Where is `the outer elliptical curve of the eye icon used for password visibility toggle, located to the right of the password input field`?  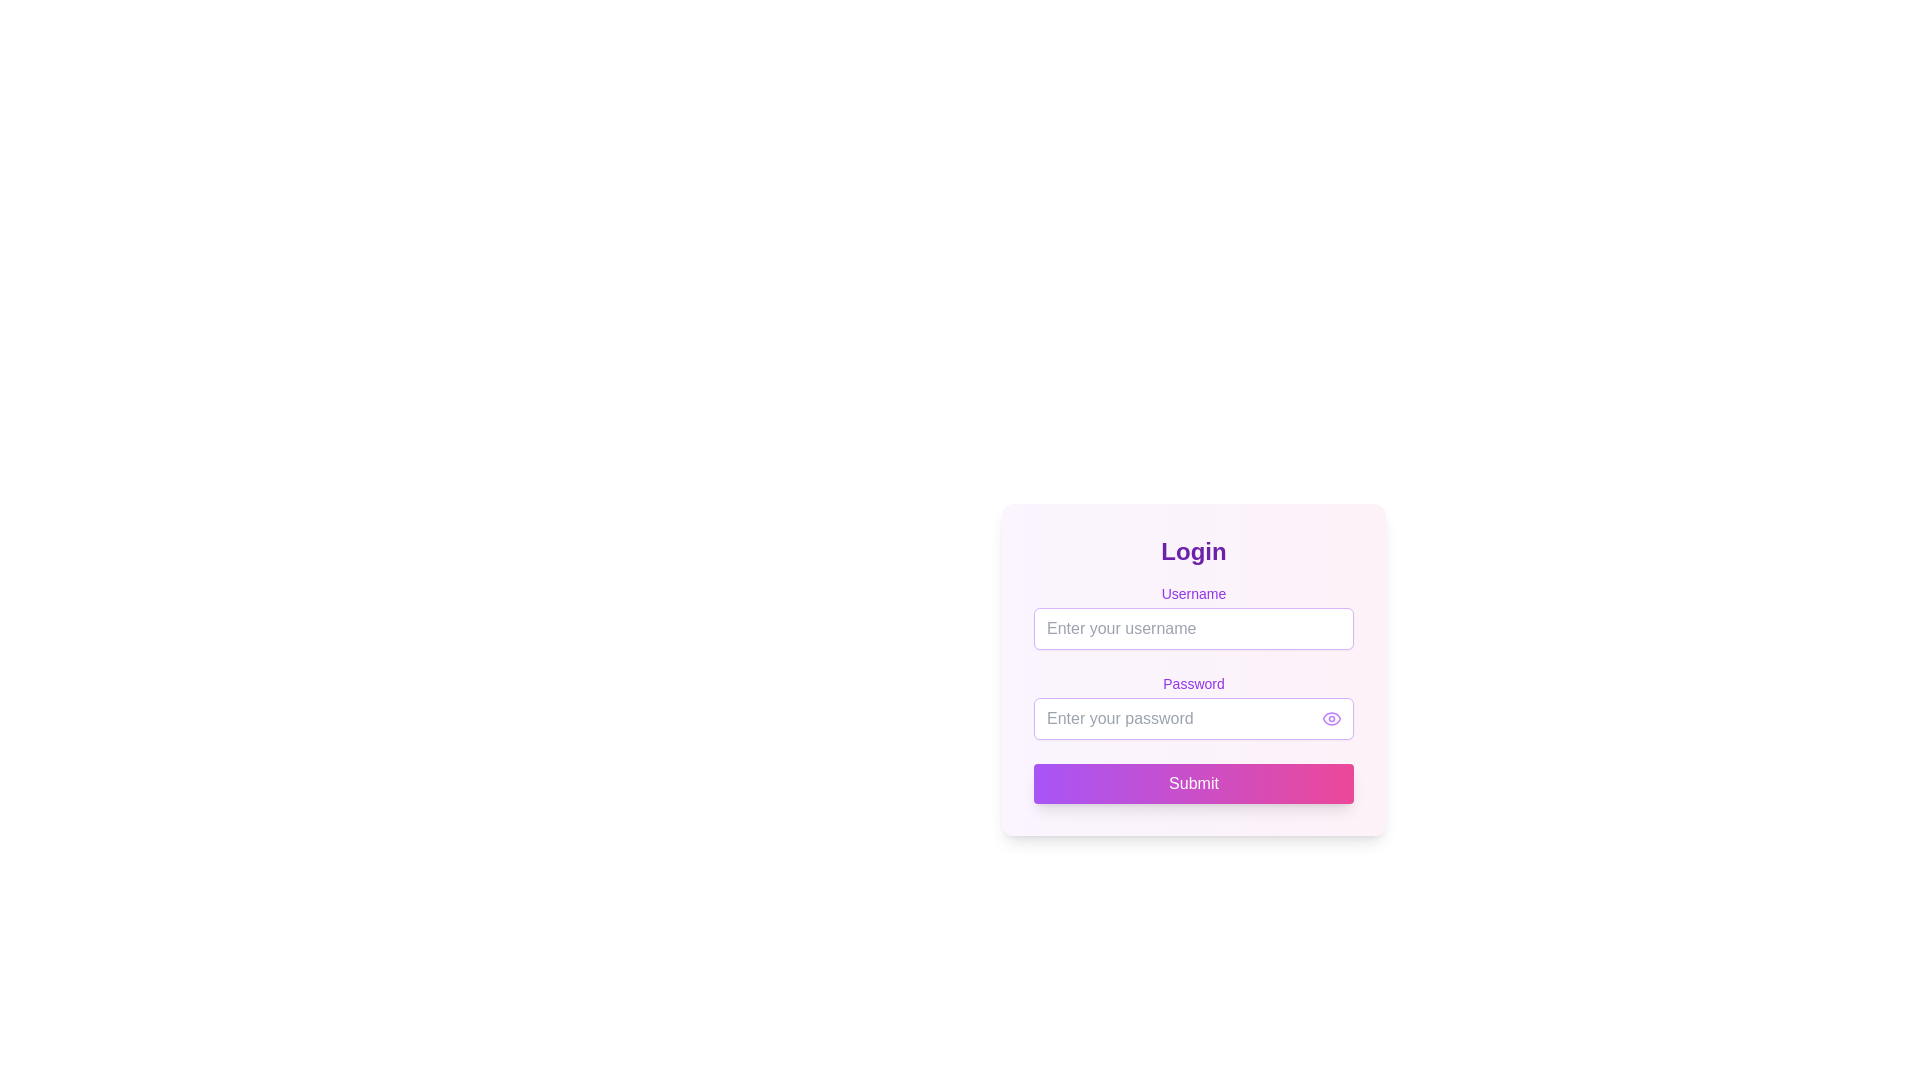 the outer elliptical curve of the eye icon used for password visibility toggle, located to the right of the password input field is located at coordinates (1331, 717).